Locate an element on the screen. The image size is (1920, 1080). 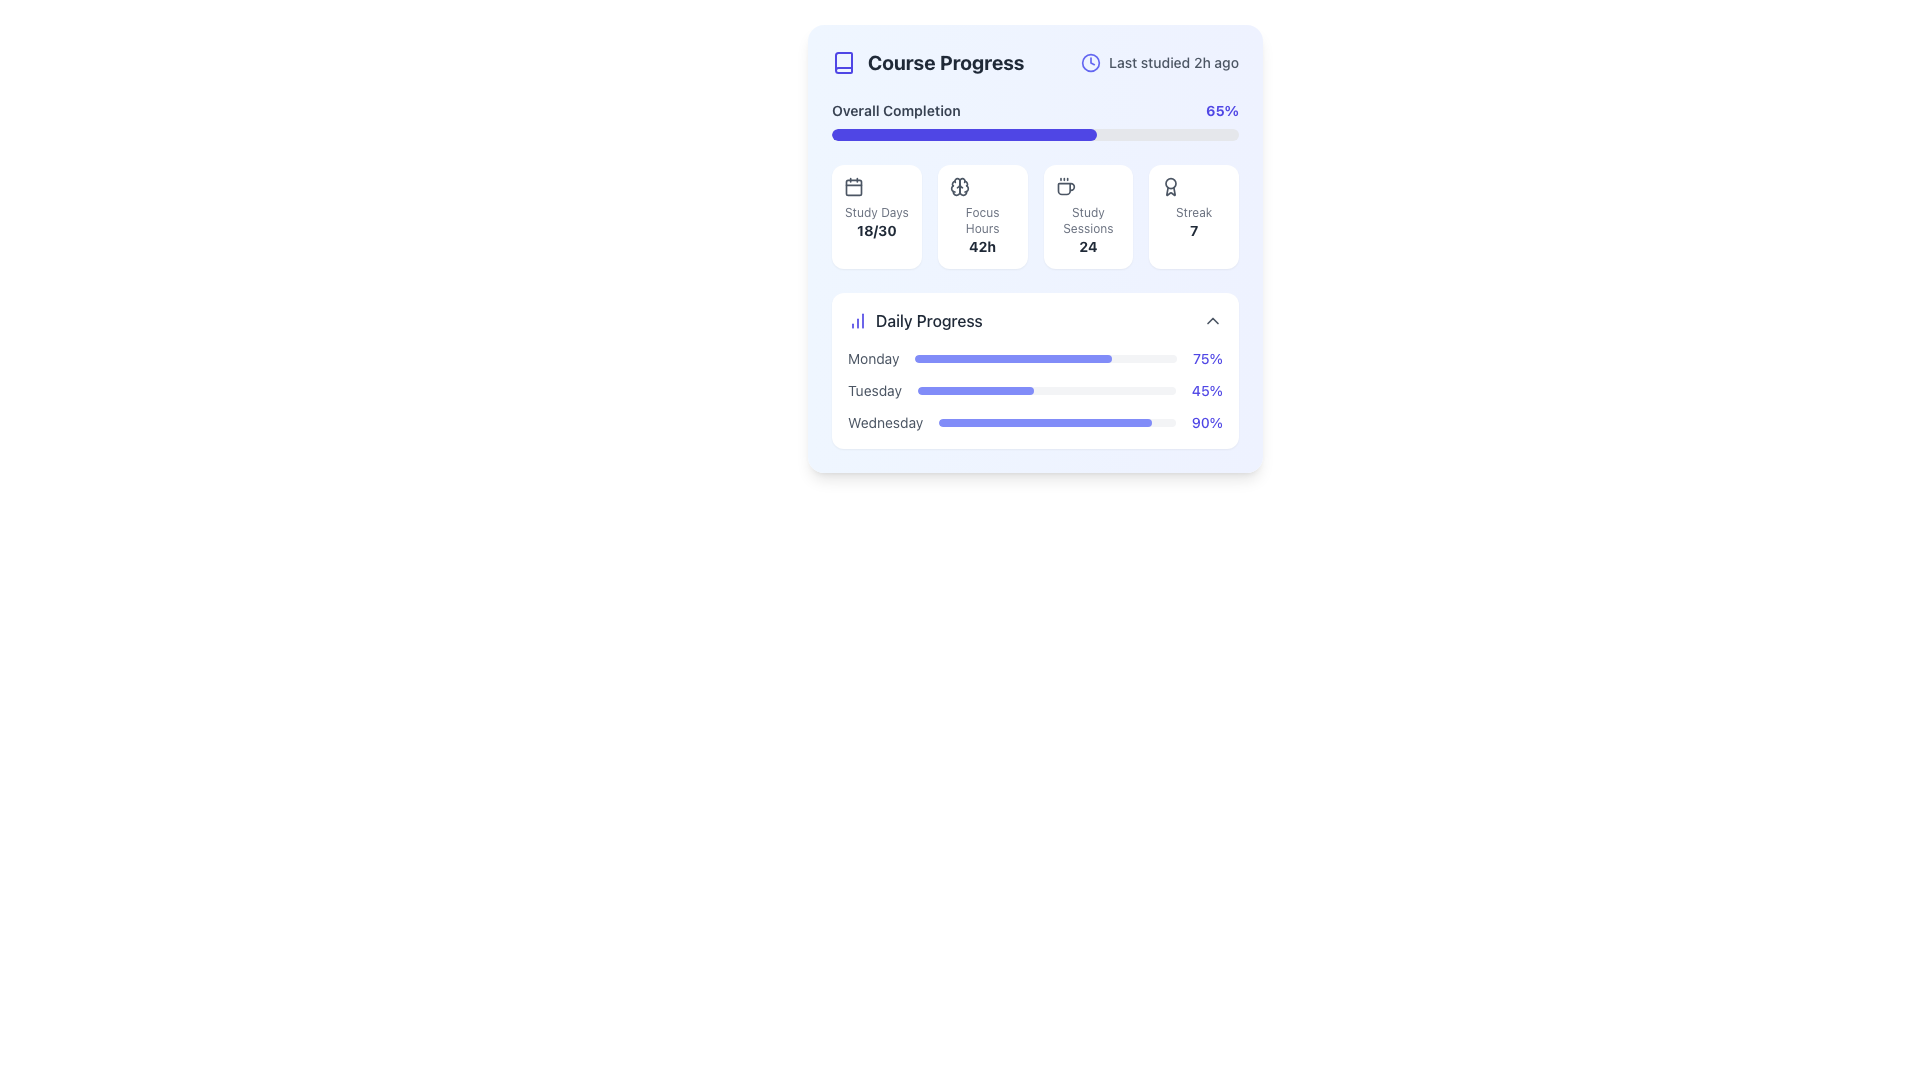
the static calendar icon located in the top left of the 'Course Progress' section, which visually represents study days is located at coordinates (854, 186).